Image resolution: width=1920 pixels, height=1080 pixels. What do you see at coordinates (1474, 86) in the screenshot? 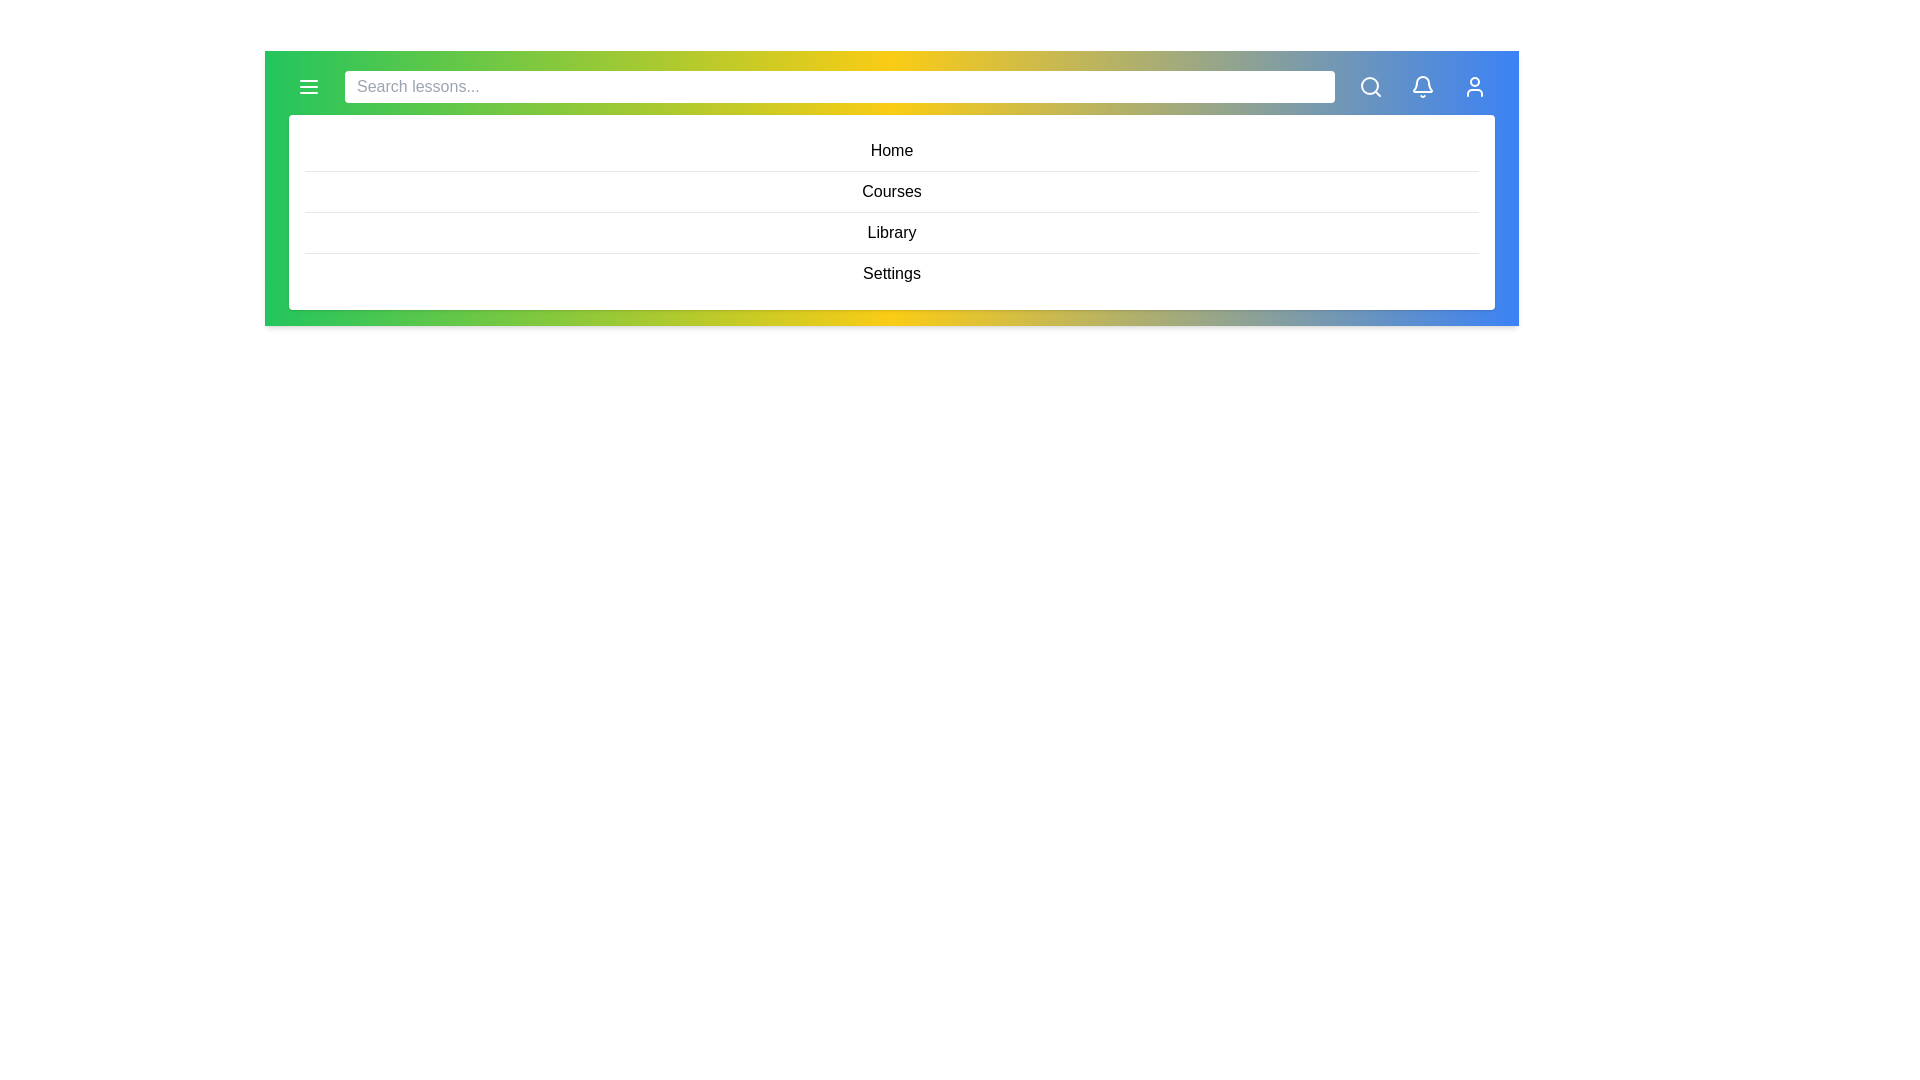
I see `the button User to see its hover effect` at bounding box center [1474, 86].